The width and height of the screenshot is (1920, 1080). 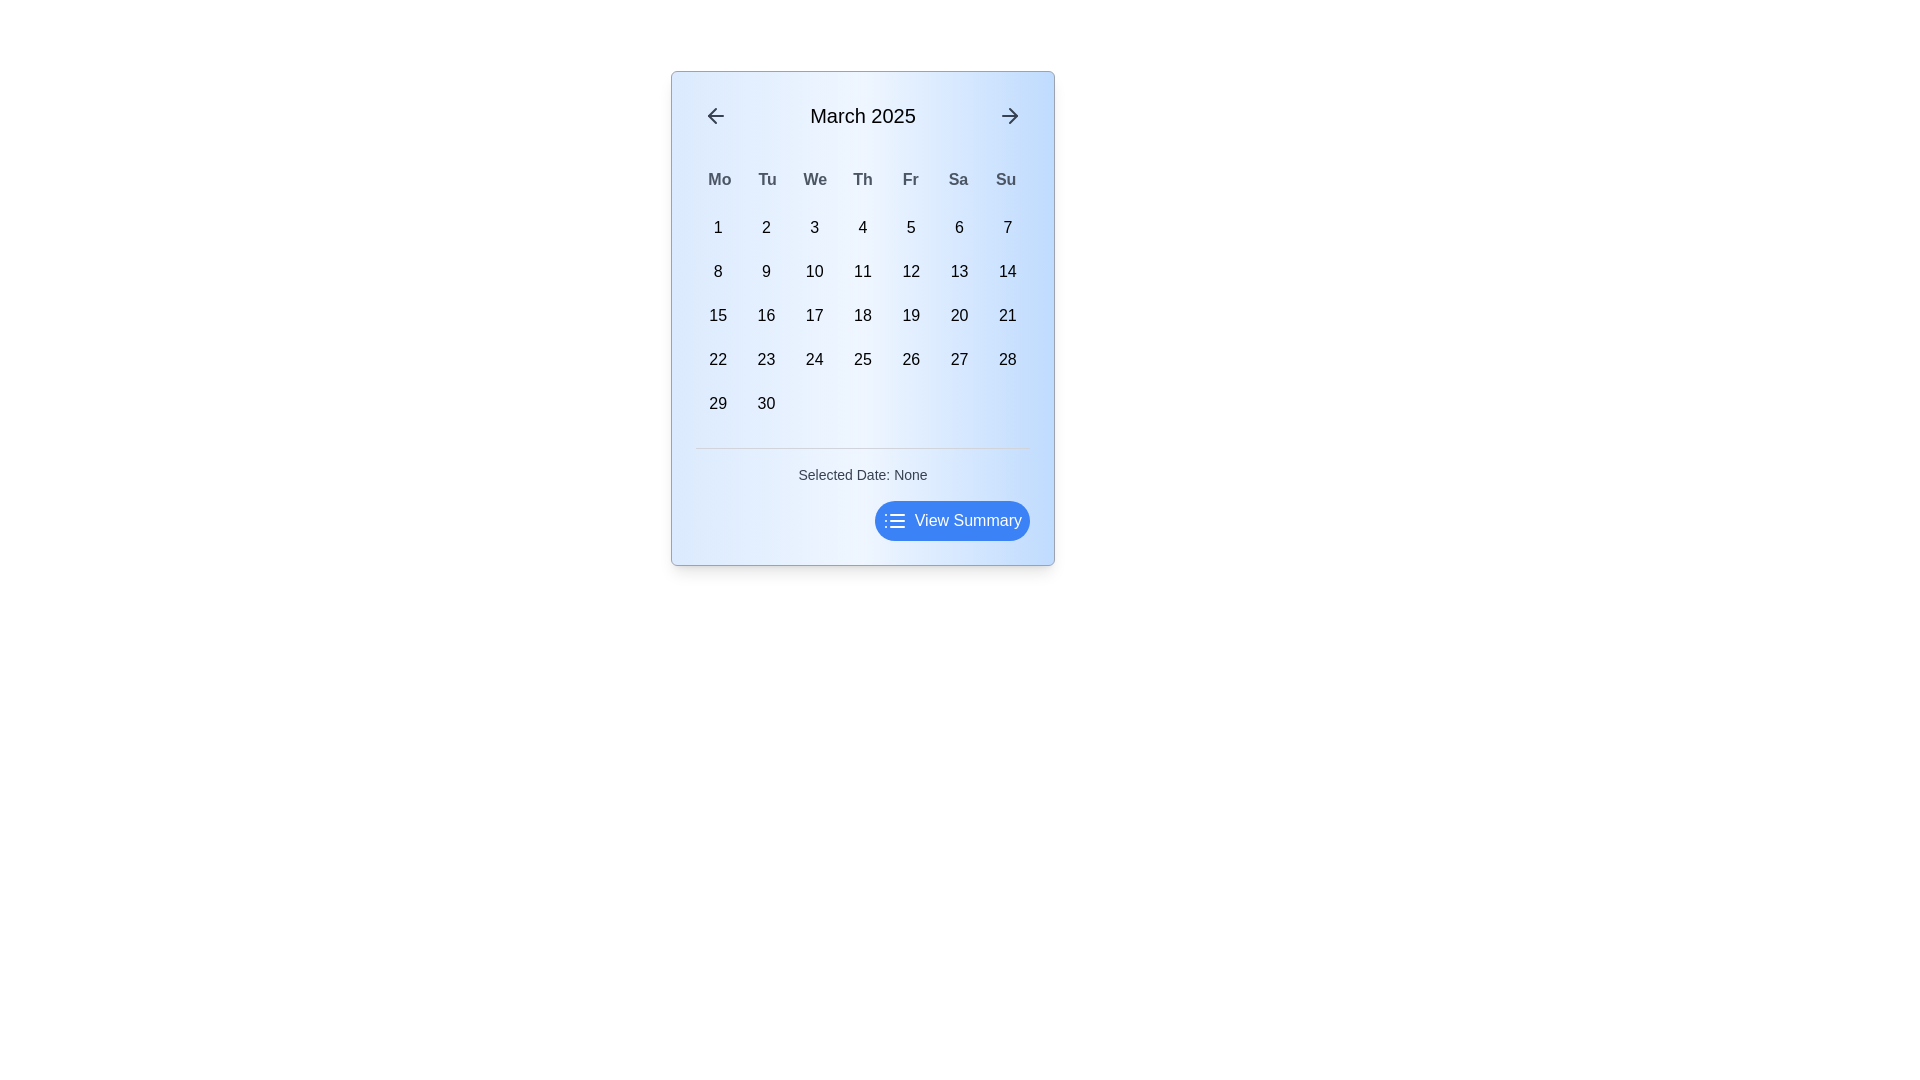 What do you see at coordinates (958, 226) in the screenshot?
I see `the button representing the date March 6, 2025` at bounding box center [958, 226].